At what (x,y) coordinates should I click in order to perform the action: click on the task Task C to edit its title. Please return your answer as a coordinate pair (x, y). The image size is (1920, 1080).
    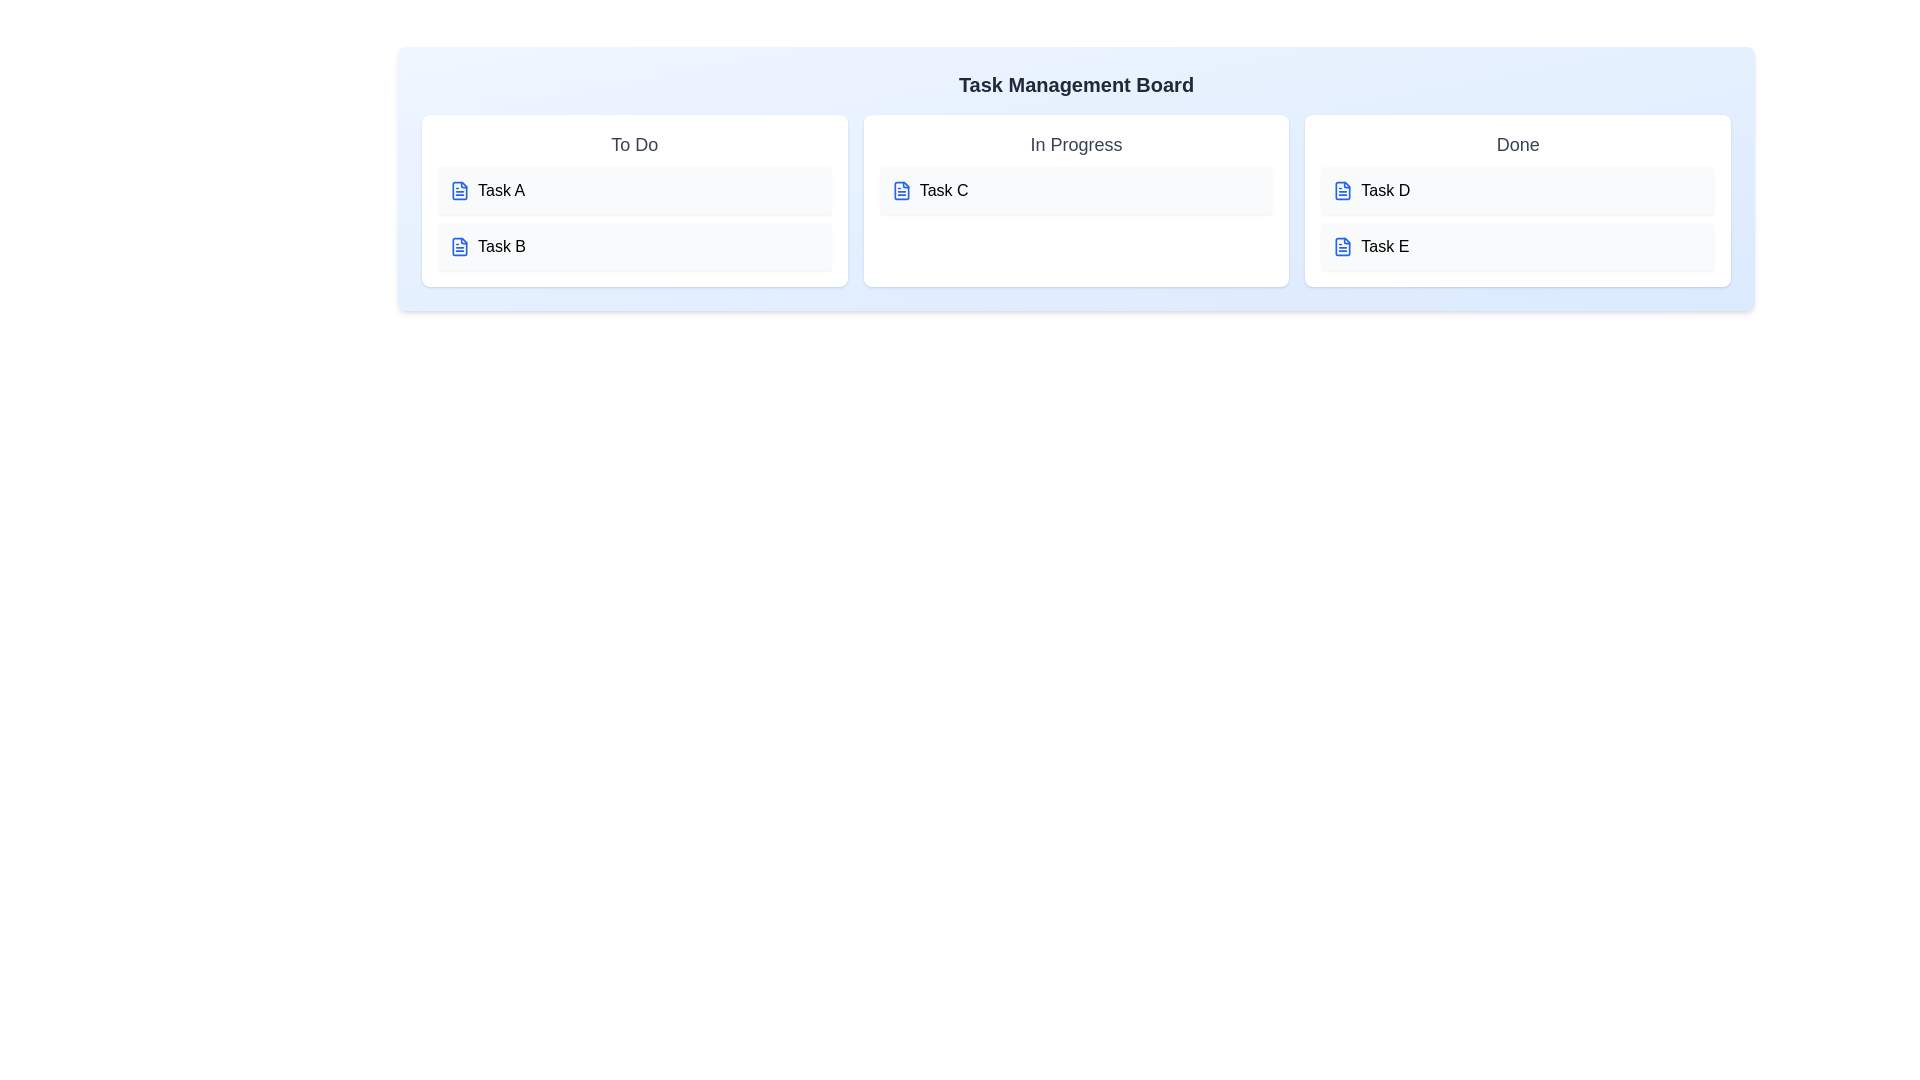
    Looking at the image, I should click on (1075, 191).